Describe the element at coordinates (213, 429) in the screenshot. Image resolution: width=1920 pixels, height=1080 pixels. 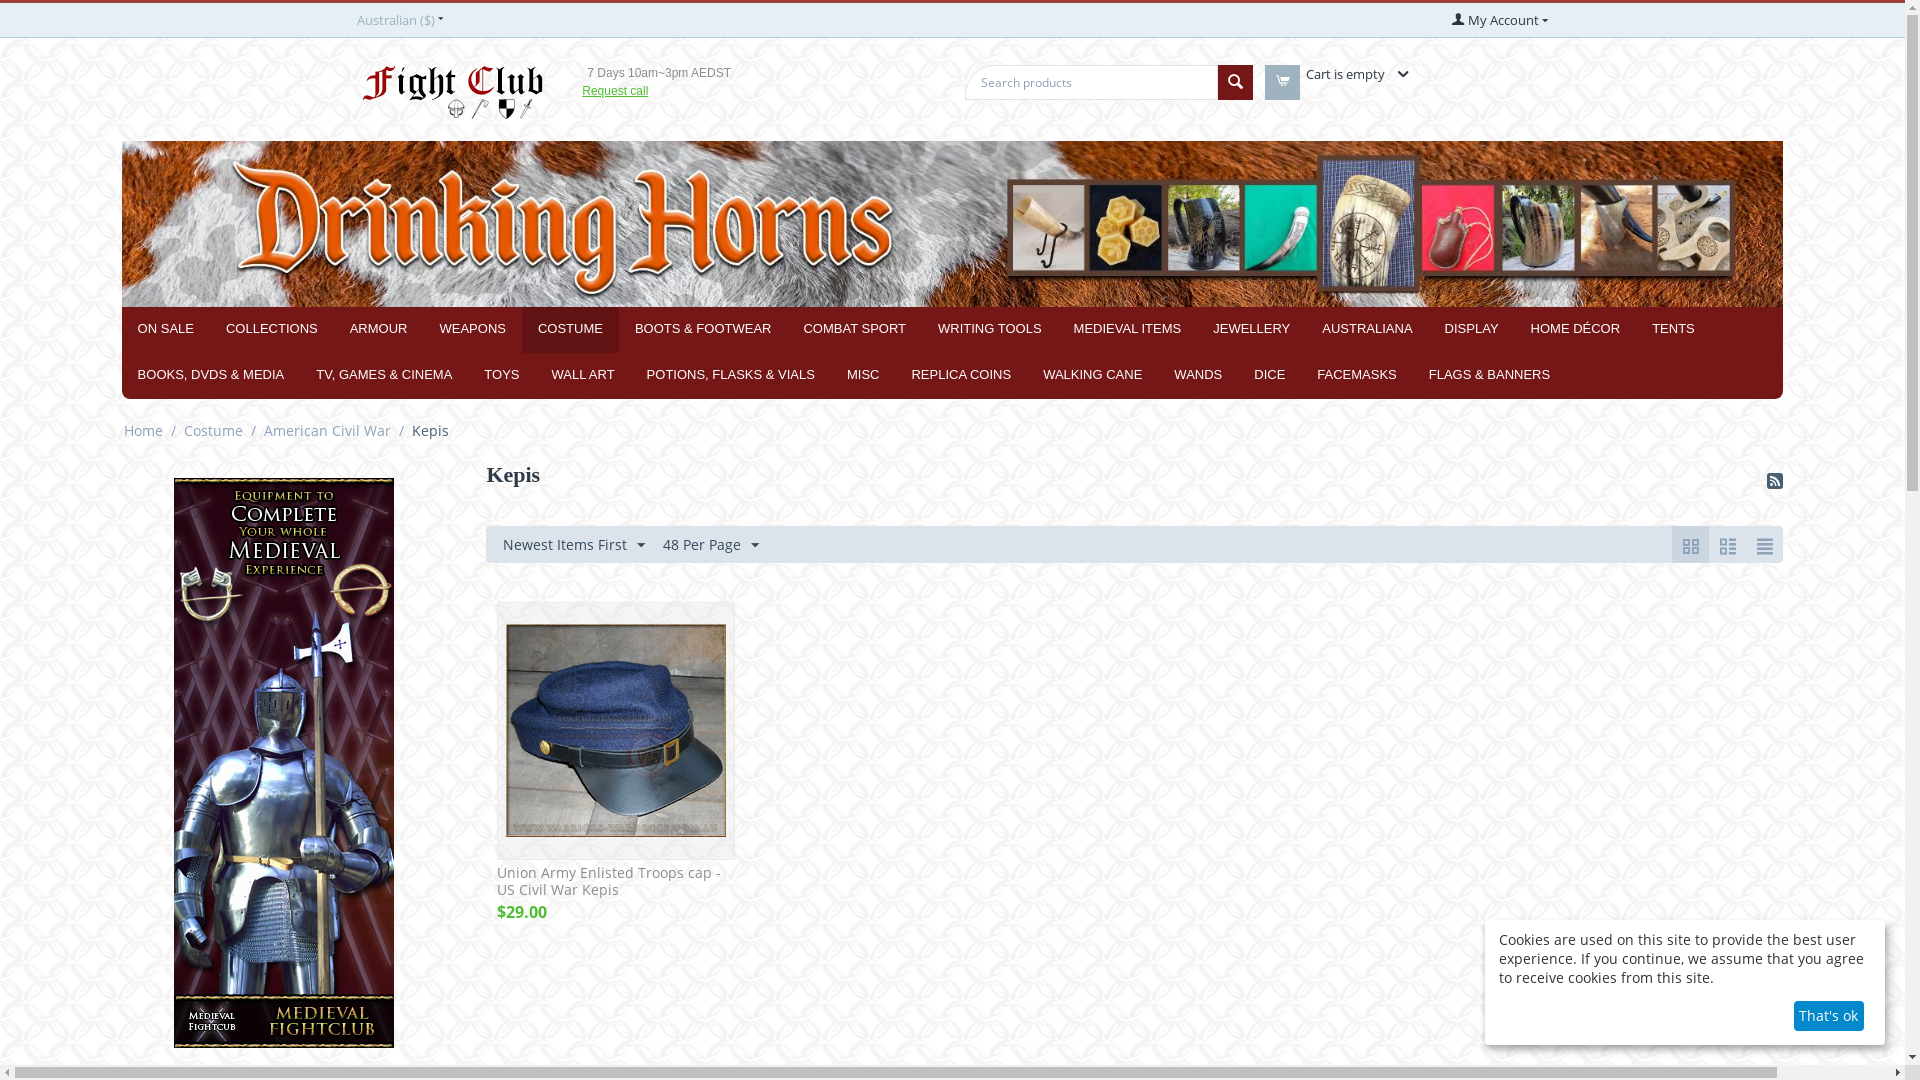
I see `'Costume'` at that location.